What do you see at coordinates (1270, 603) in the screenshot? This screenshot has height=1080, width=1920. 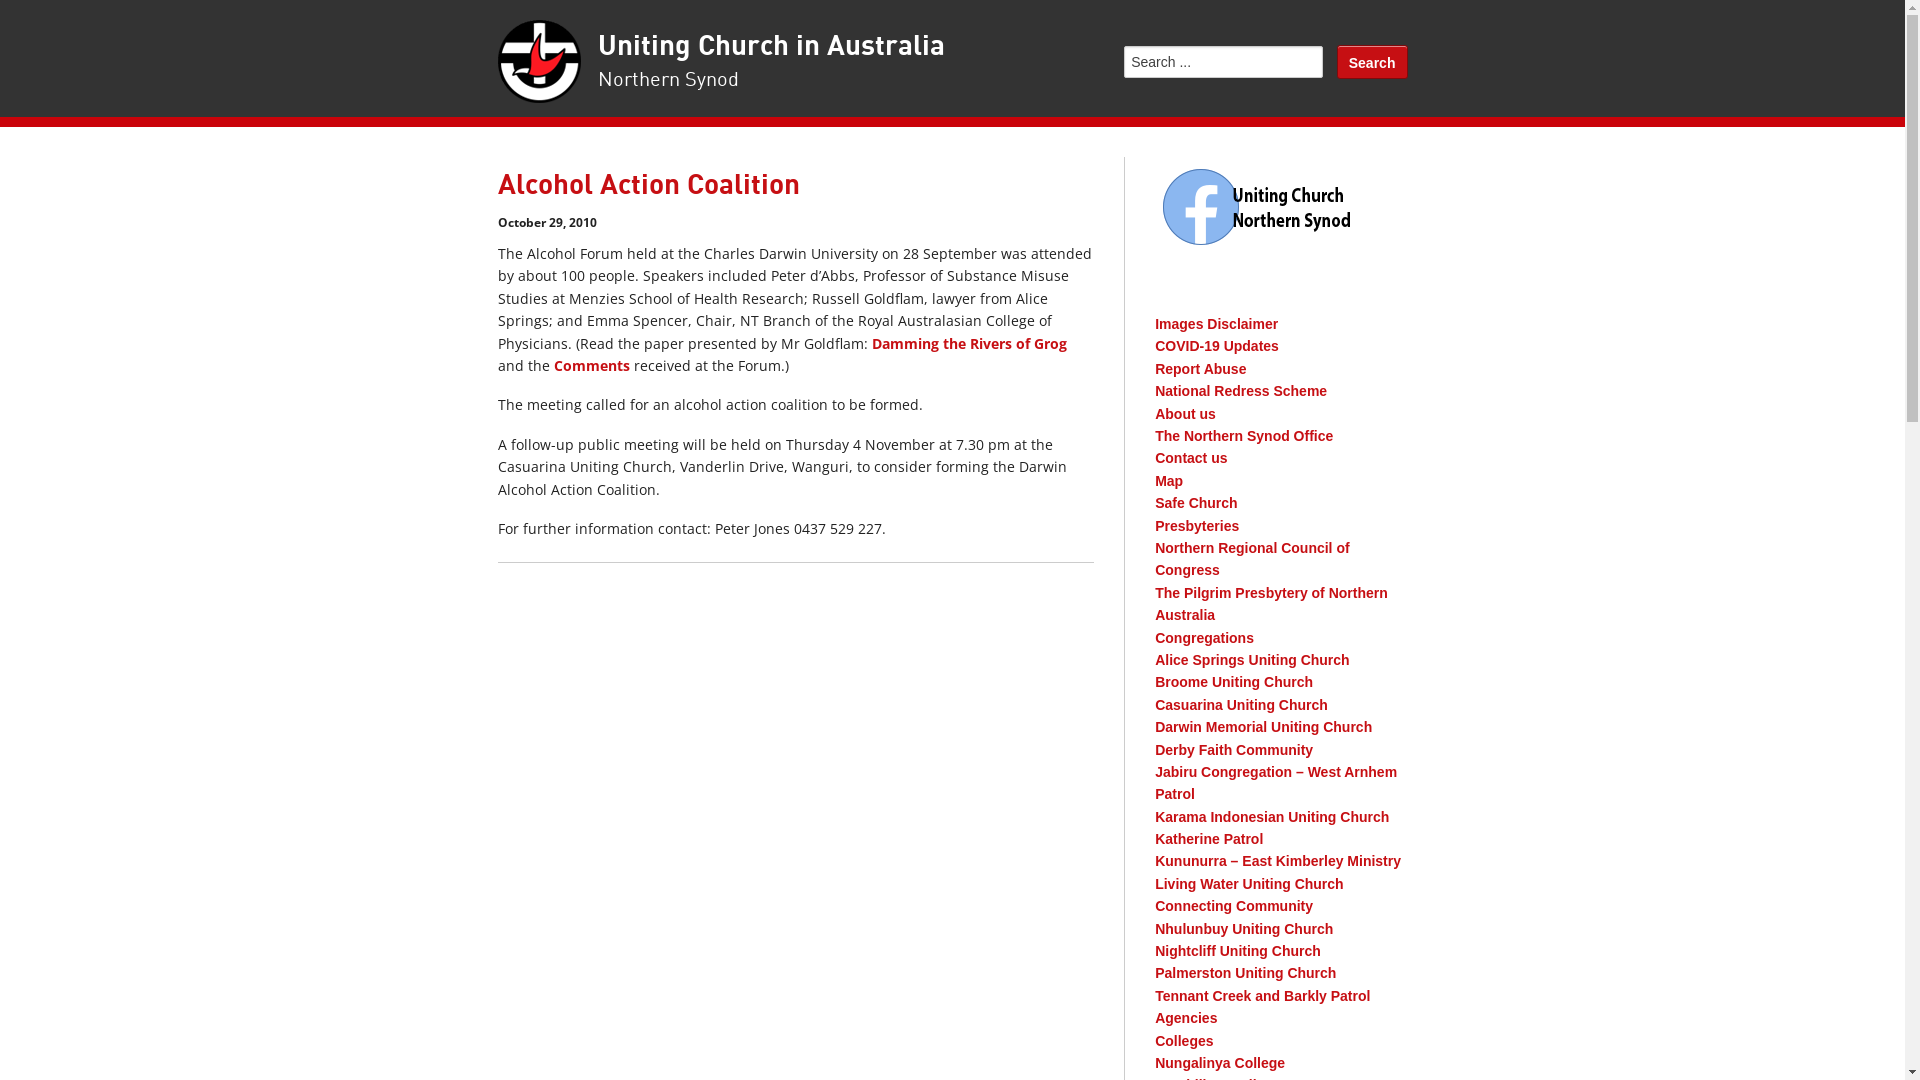 I see `'The Pilgrim Presbytery of Northern Australia'` at bounding box center [1270, 603].